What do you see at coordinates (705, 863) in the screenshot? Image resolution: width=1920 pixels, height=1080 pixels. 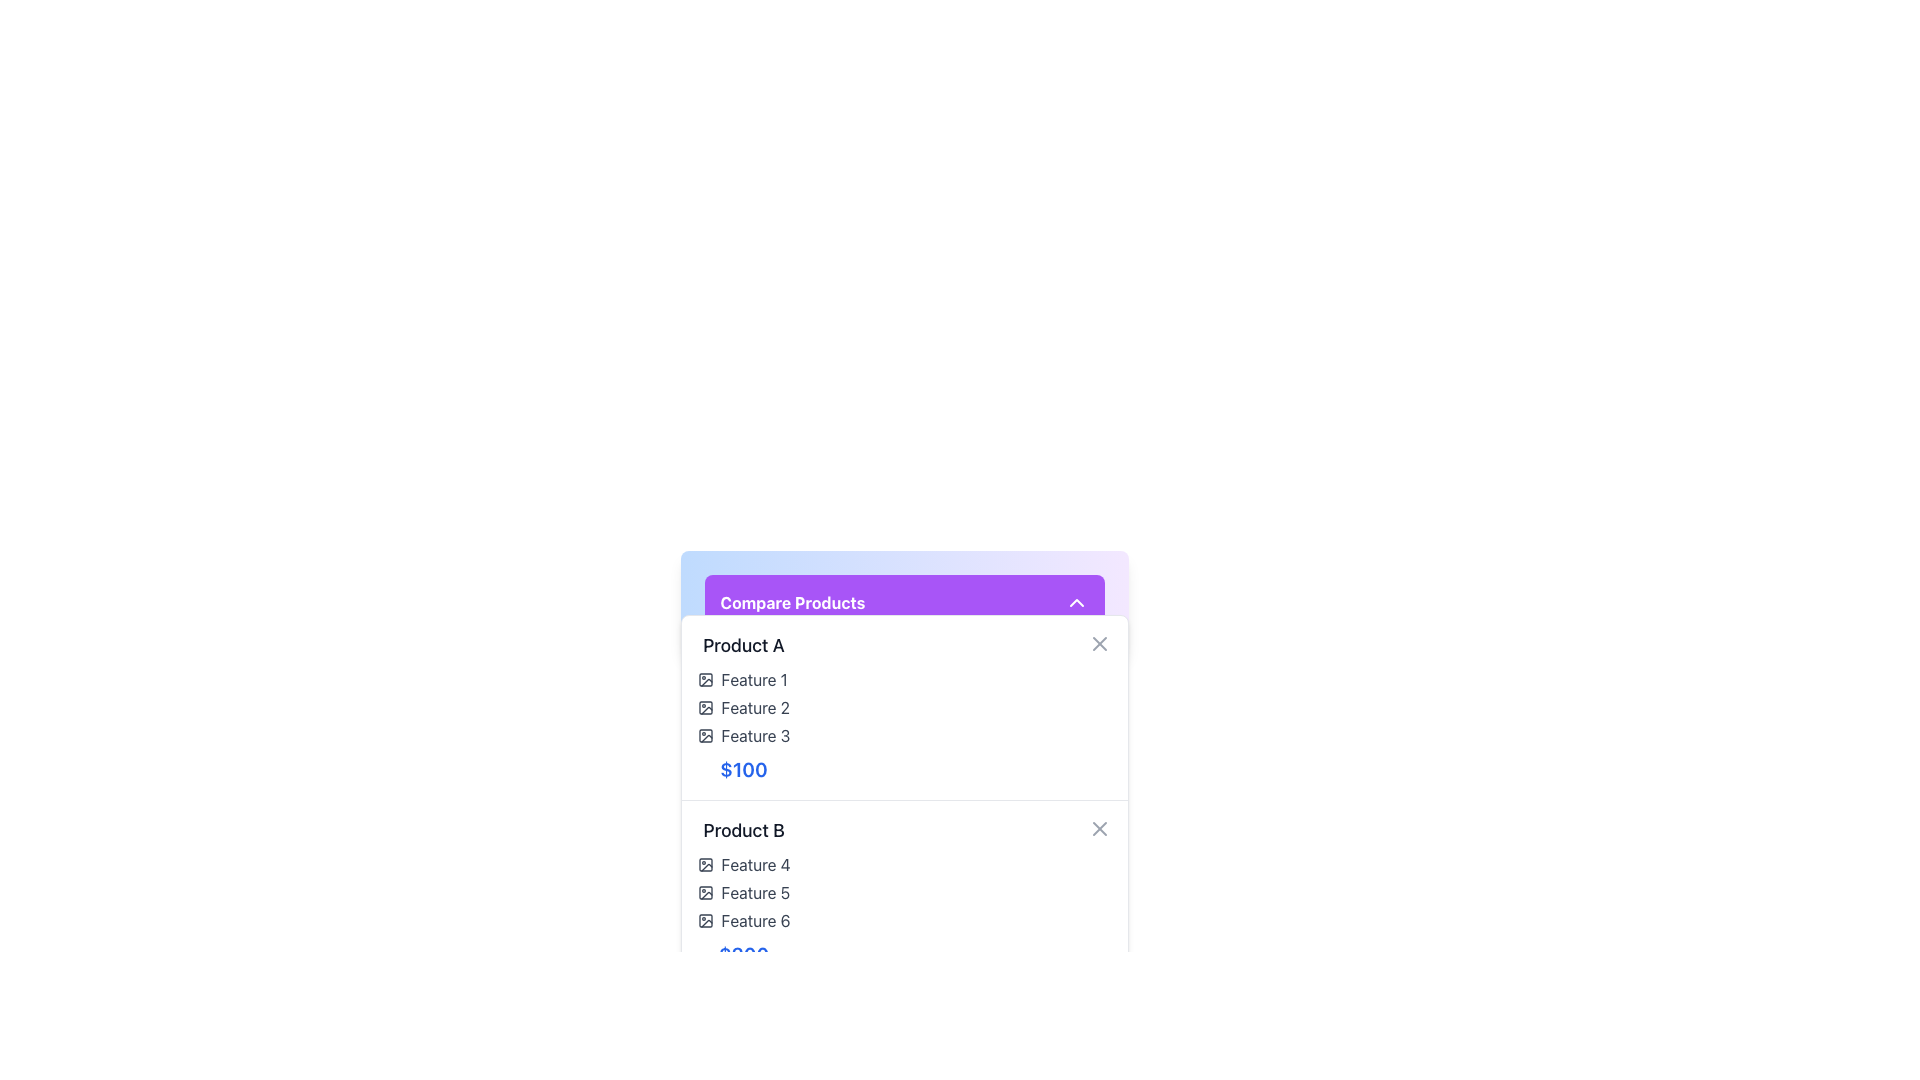 I see `the SVG icon that serves as an indicator for 'Feature 4' in the 'Product B' section of the comparison interface` at bounding box center [705, 863].